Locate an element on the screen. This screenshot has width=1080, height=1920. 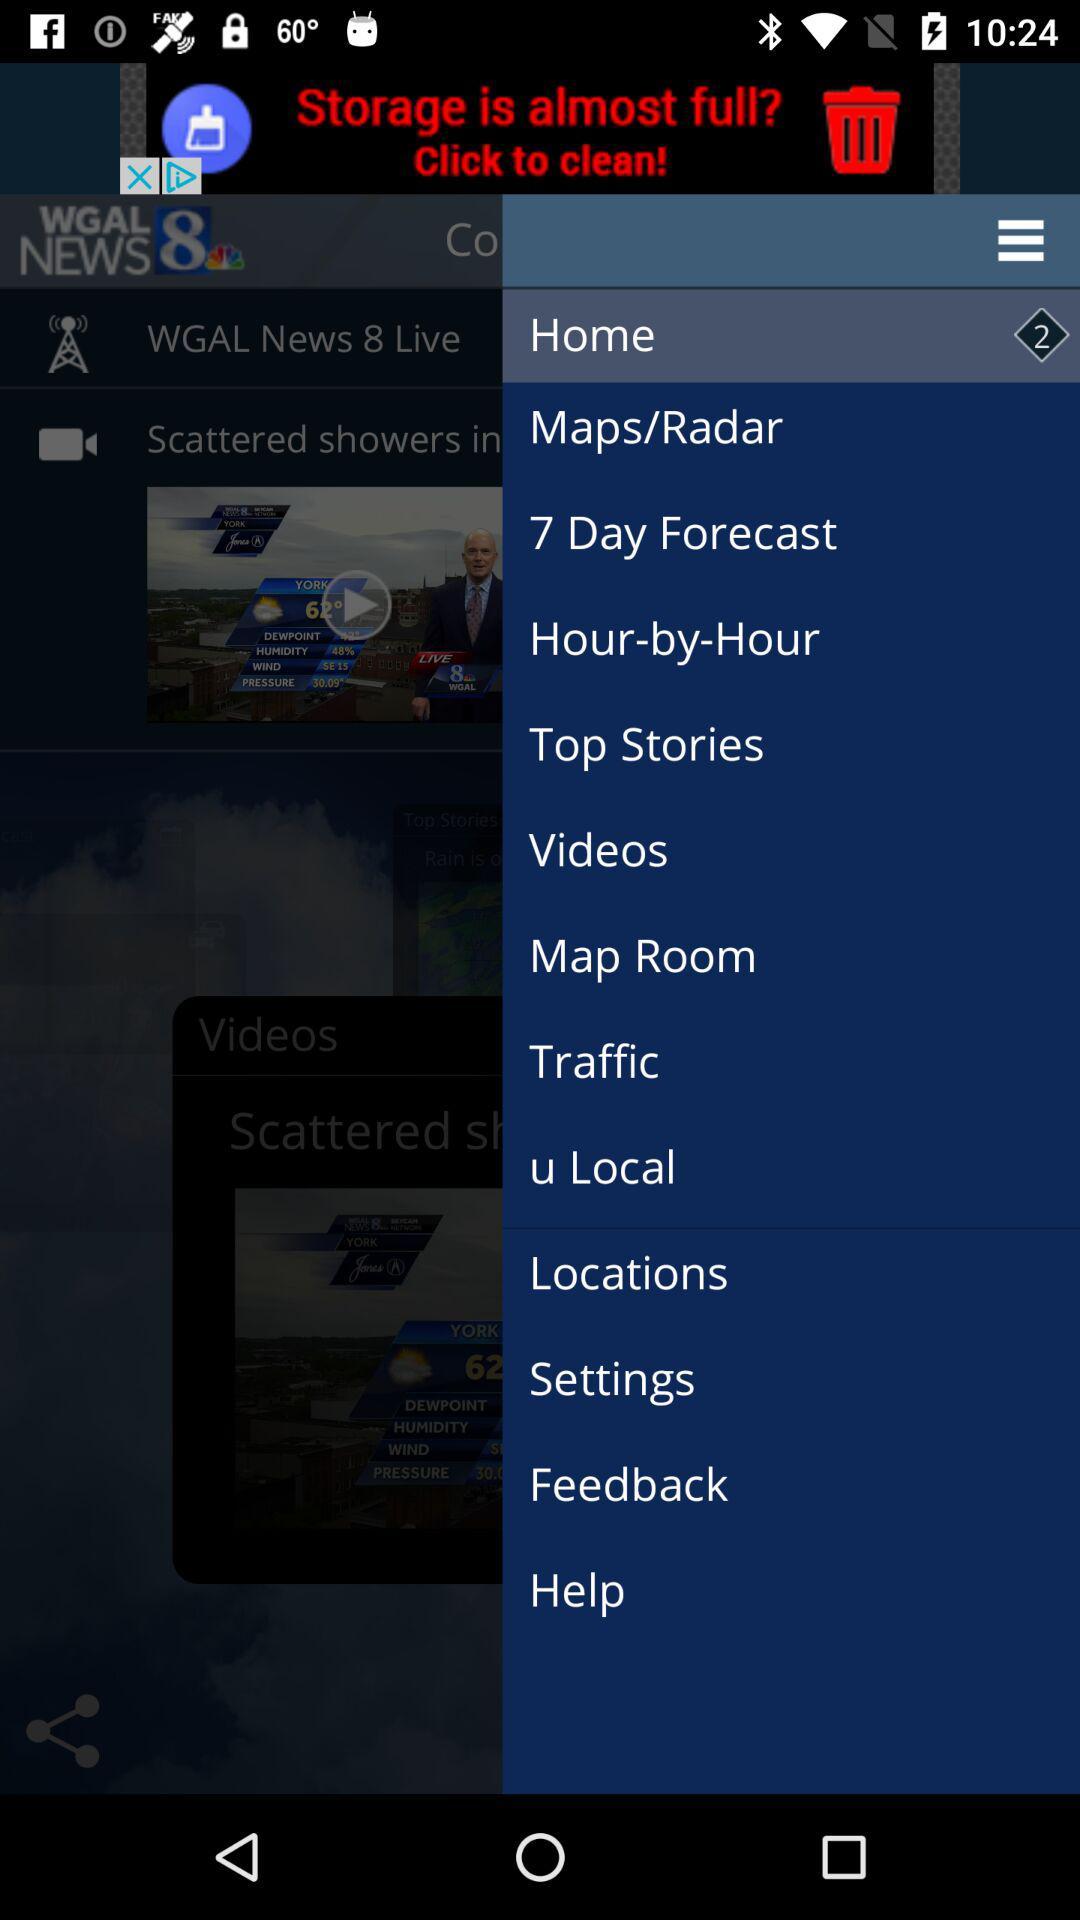
the share icon is located at coordinates (61, 1730).